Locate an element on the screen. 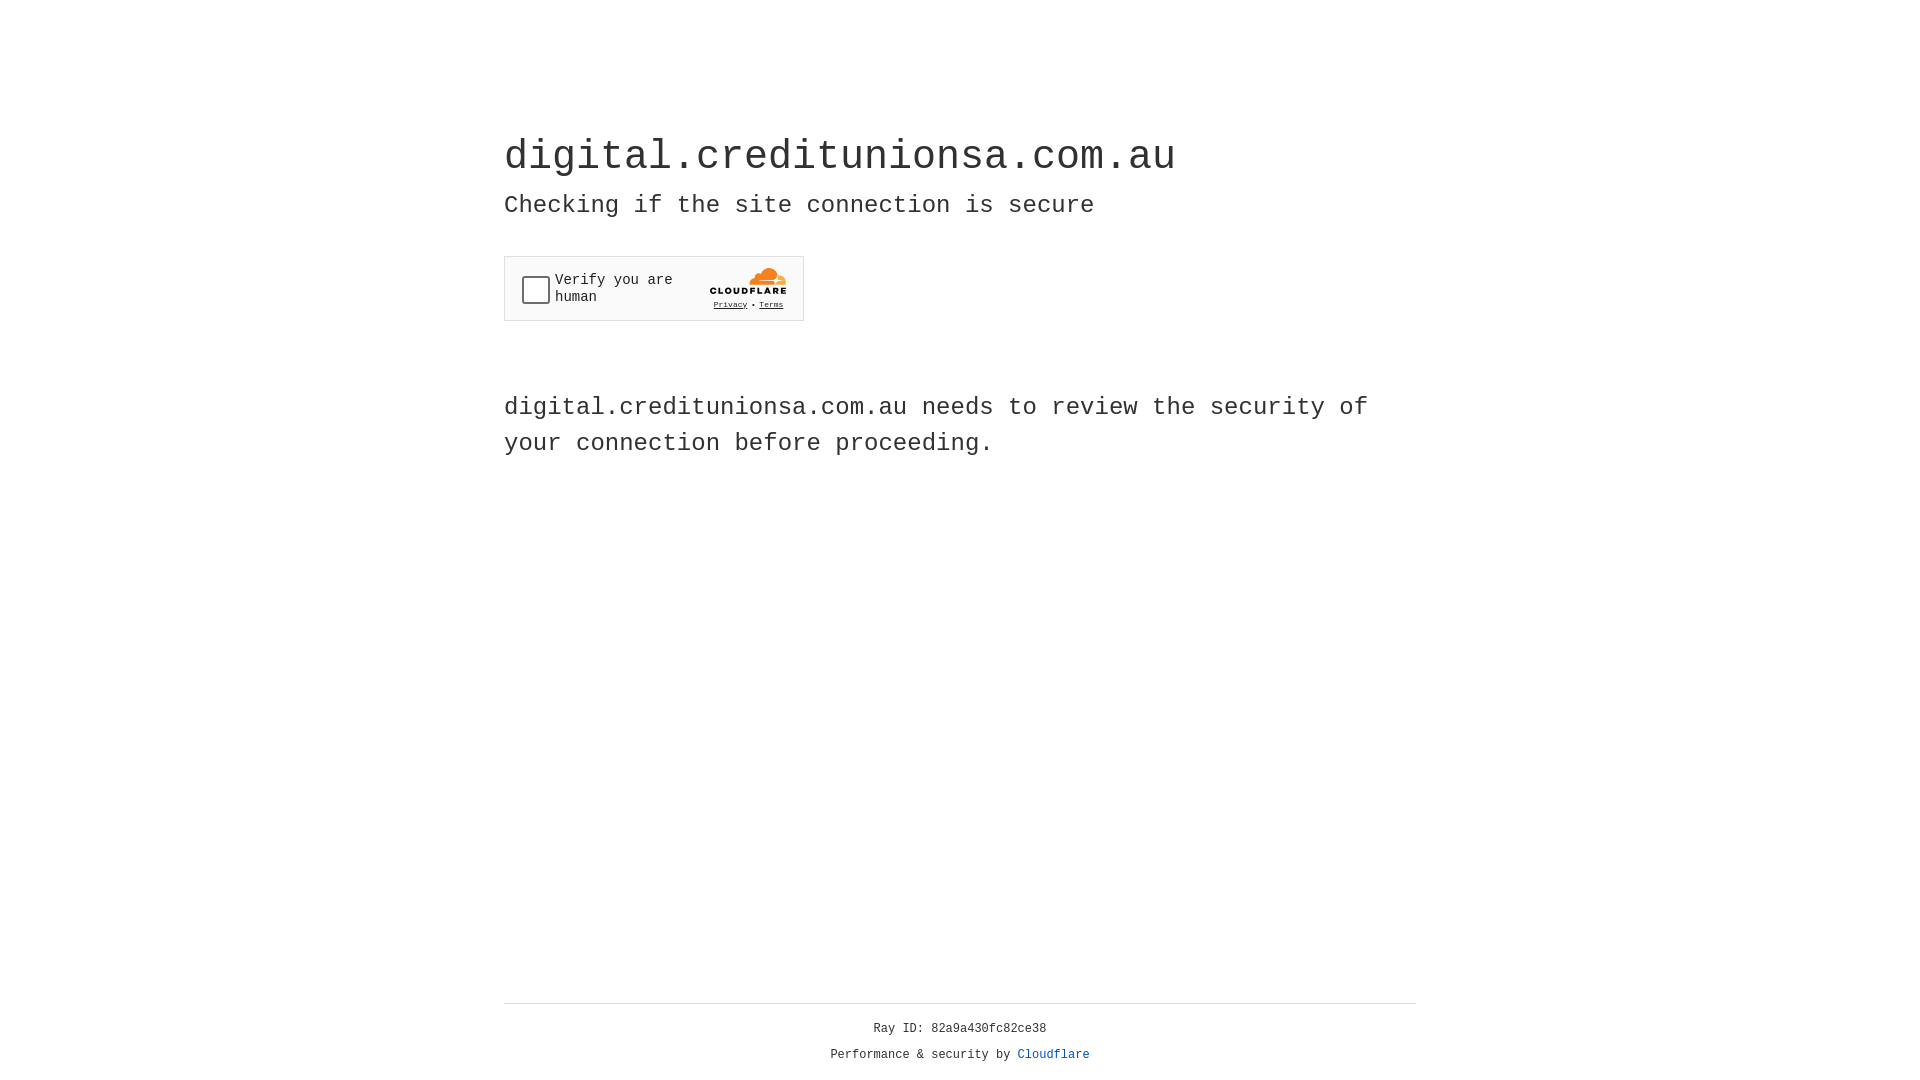 The height and width of the screenshot is (1080, 1920). 'Cloudflare' is located at coordinates (1053, 1054).